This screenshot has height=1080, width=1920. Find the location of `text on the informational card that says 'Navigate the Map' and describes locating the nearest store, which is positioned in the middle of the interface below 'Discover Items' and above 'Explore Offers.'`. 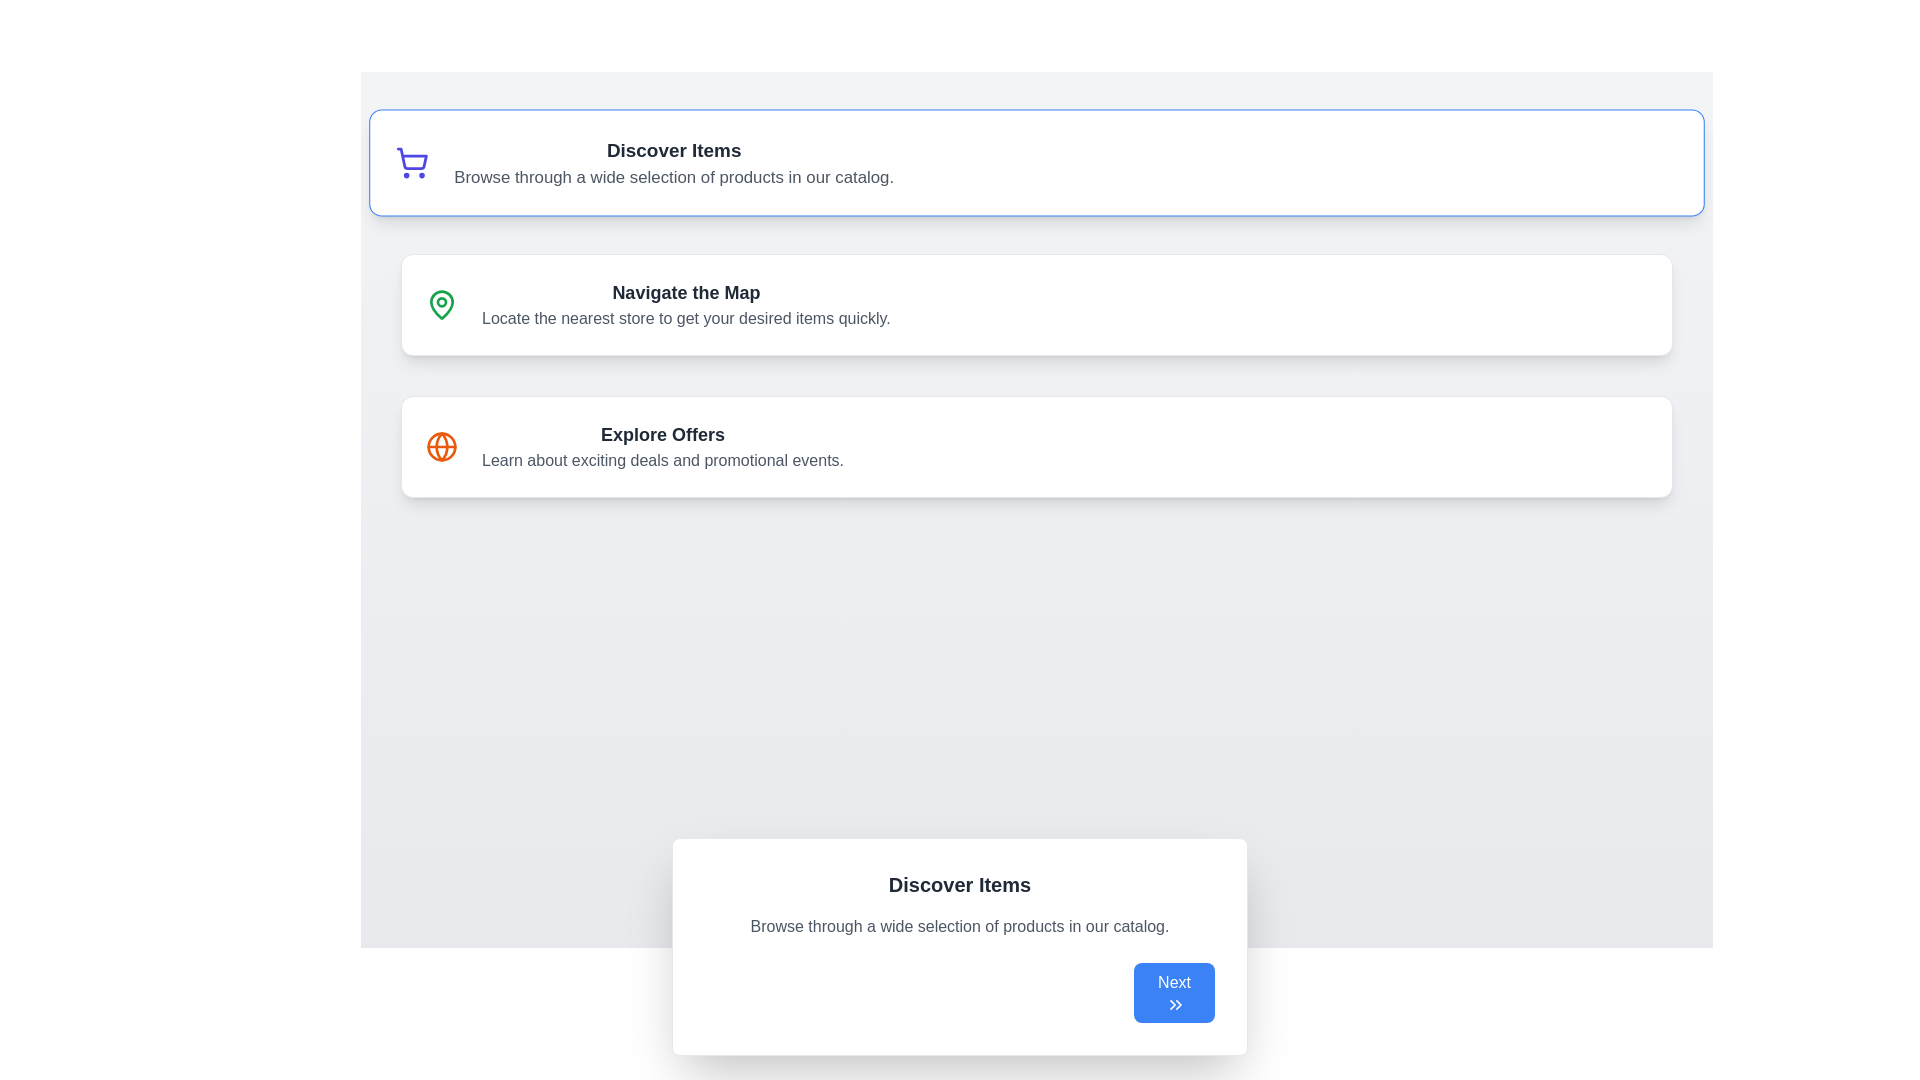

text on the informational card that says 'Navigate the Map' and describes locating the nearest store, which is positioned in the middle of the interface below 'Discover Items' and above 'Explore Offers.' is located at coordinates (686, 304).